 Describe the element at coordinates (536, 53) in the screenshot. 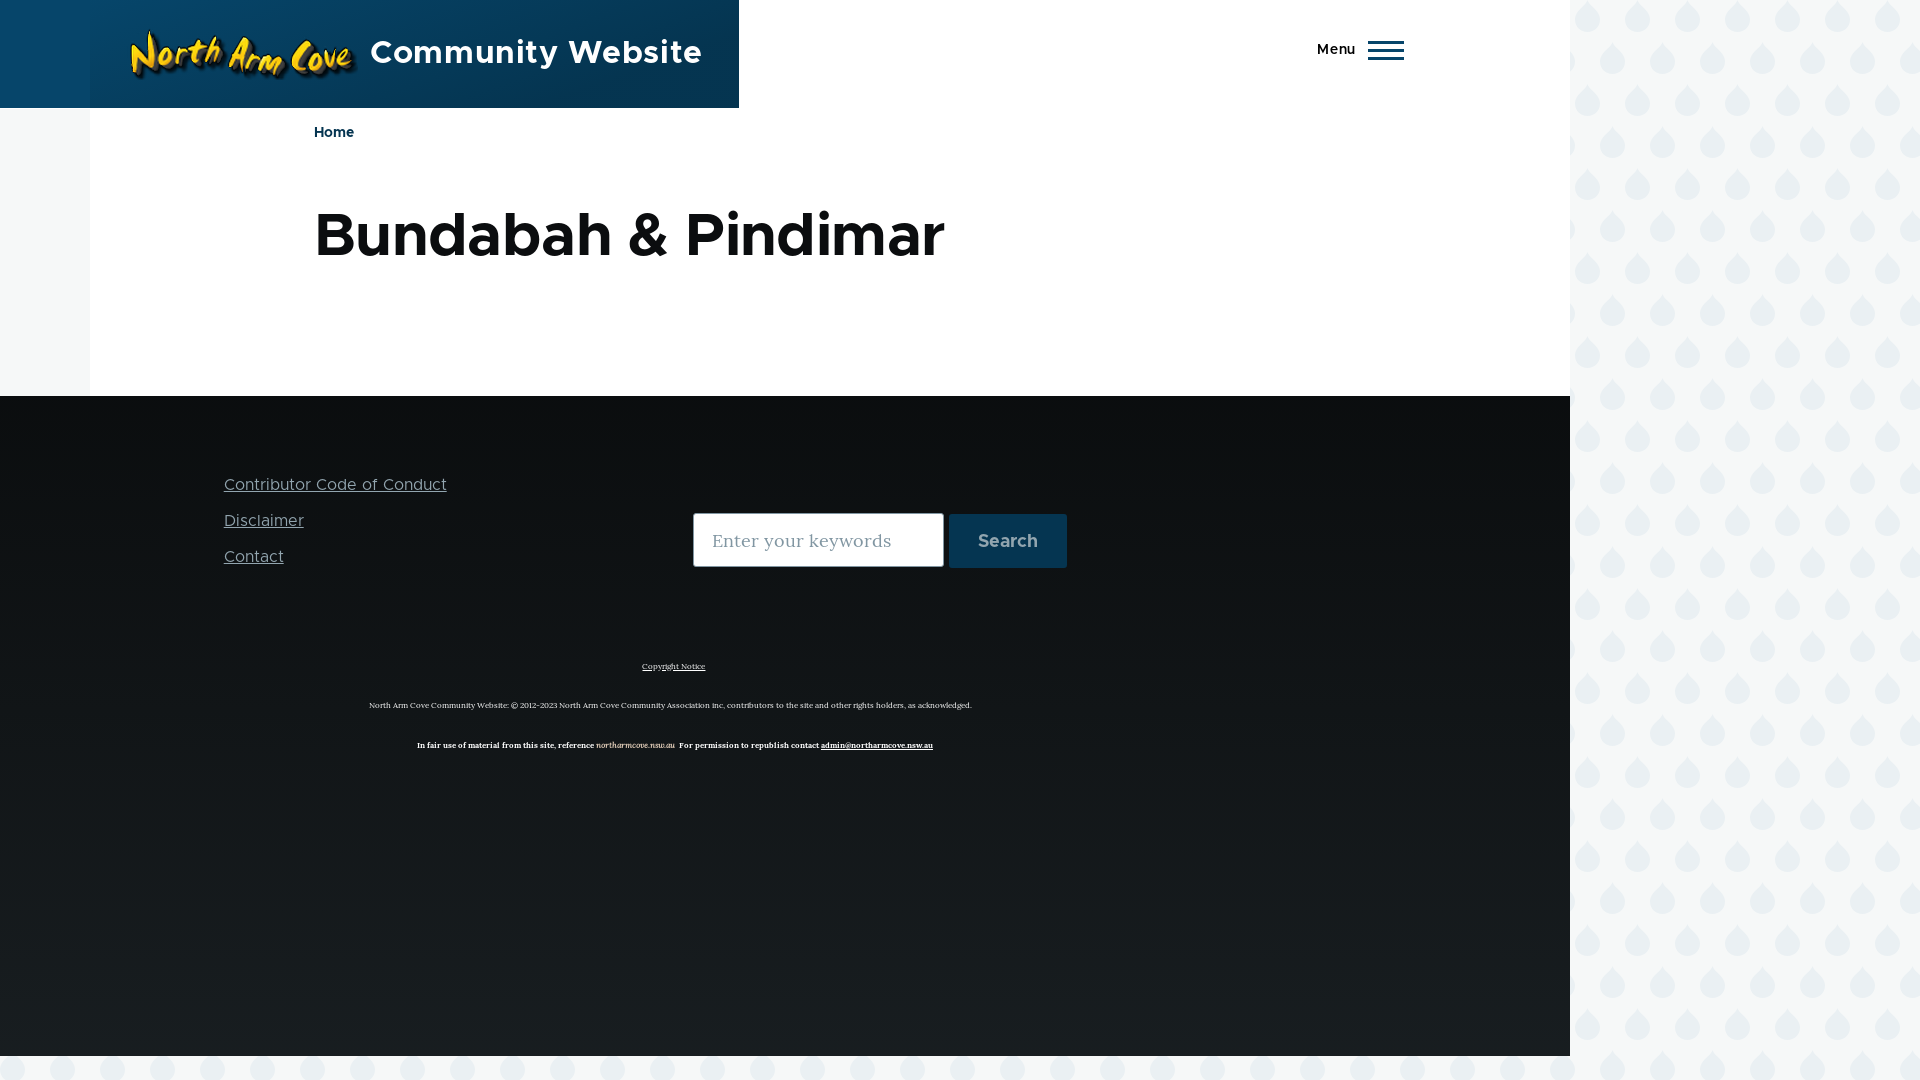

I see `'Community Website'` at that location.